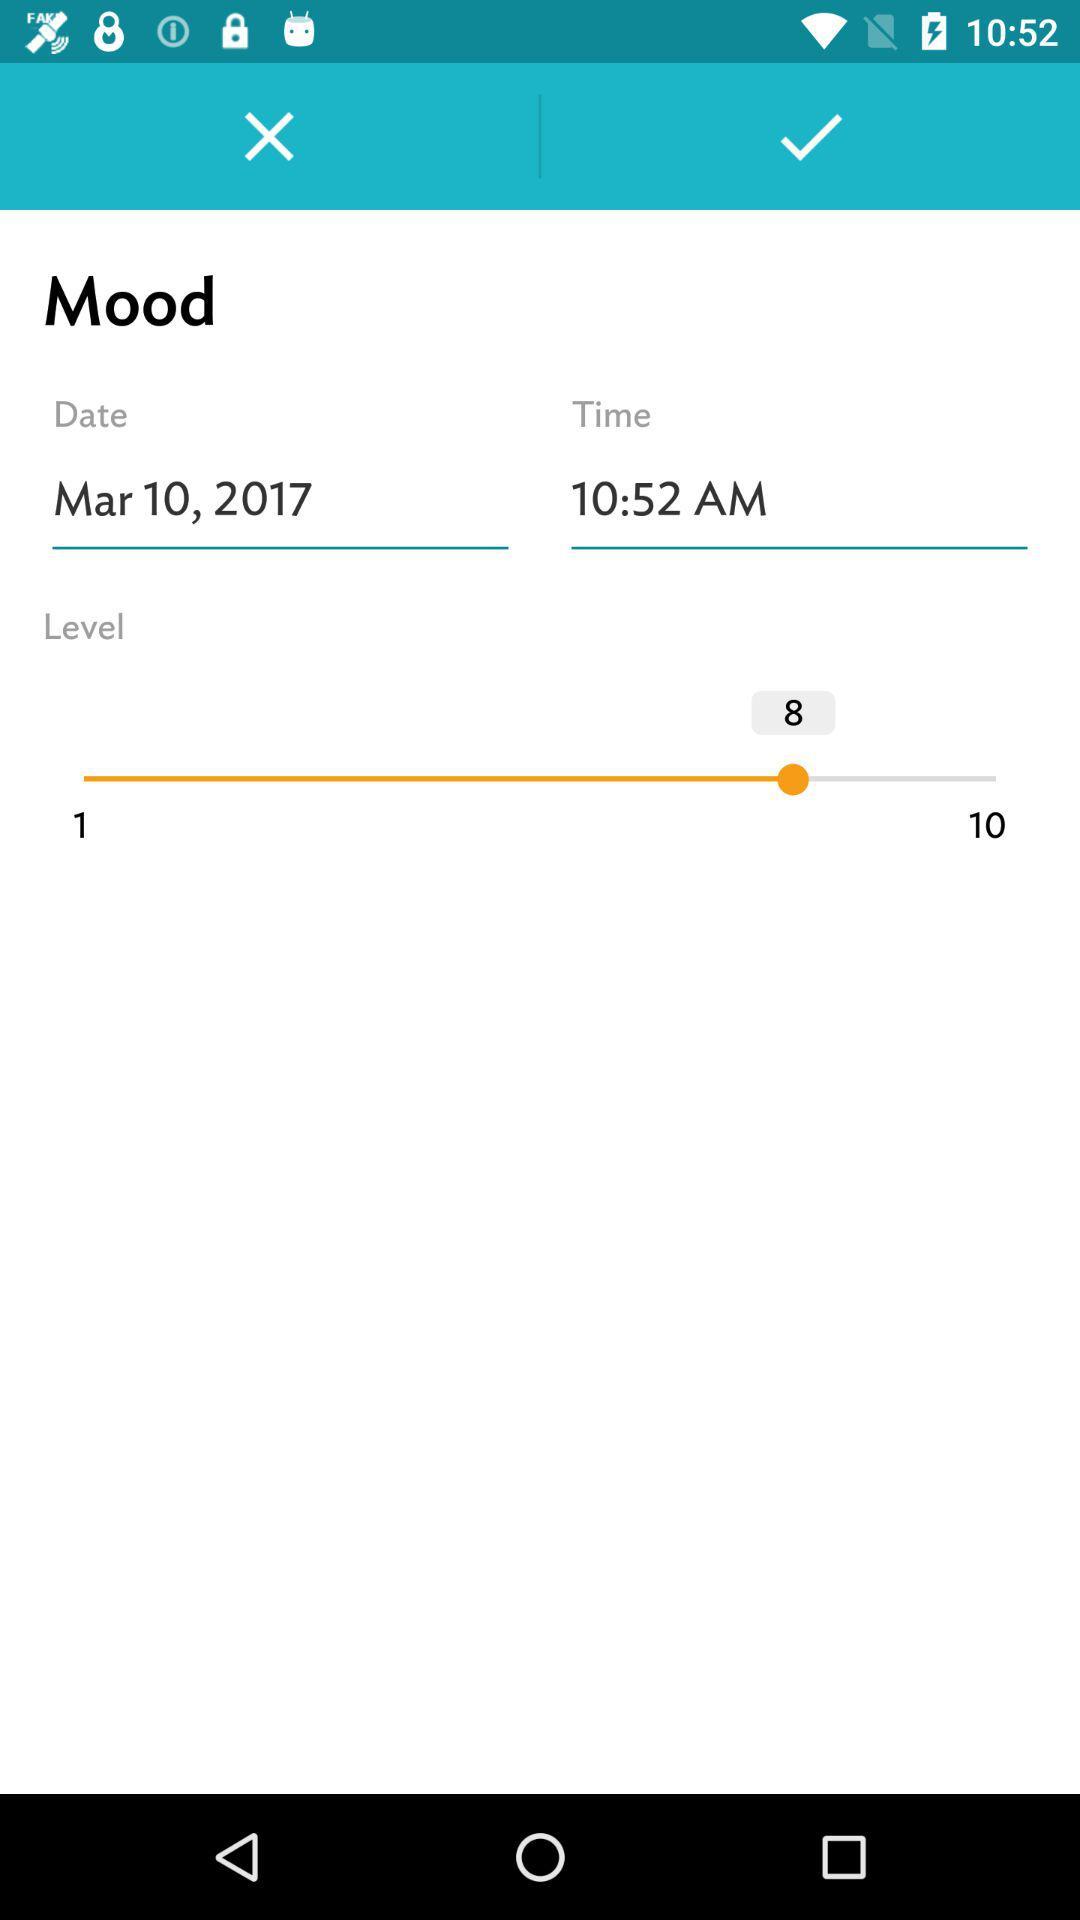  I want to click on the text field below date on the web page, so click(280, 499).